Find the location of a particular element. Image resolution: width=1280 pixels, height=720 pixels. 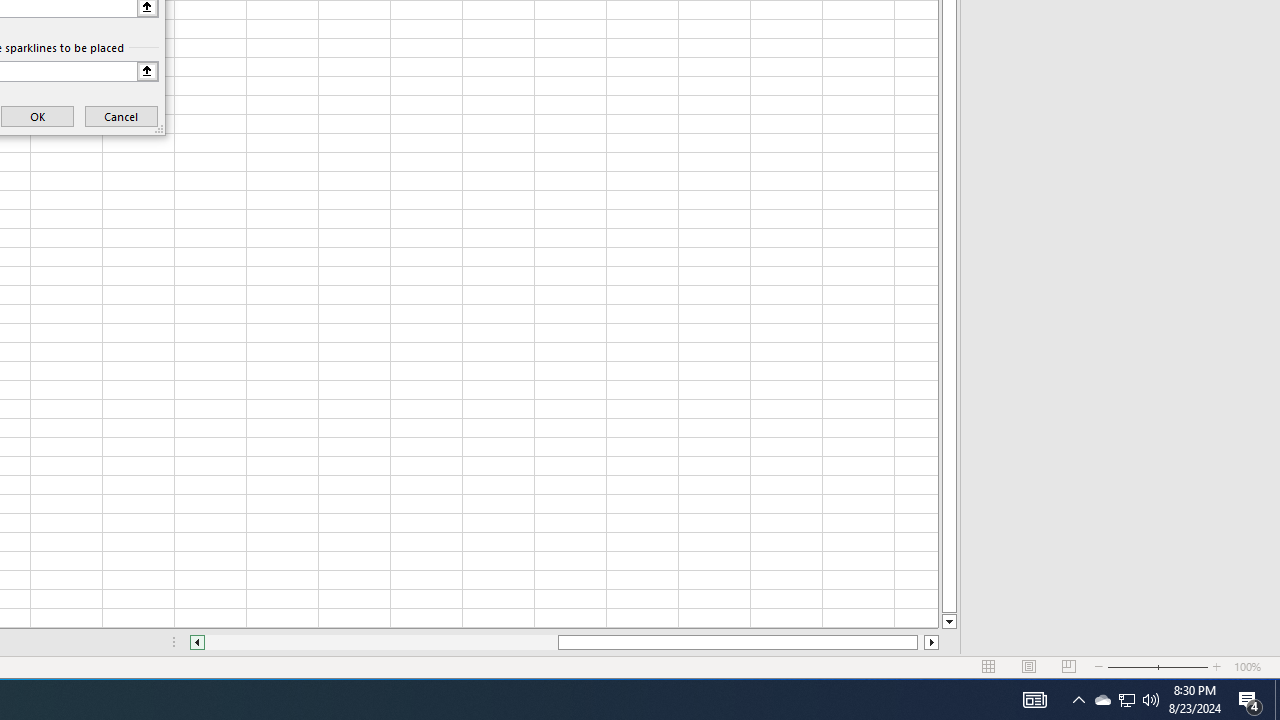

'Zoom In' is located at coordinates (1216, 667).